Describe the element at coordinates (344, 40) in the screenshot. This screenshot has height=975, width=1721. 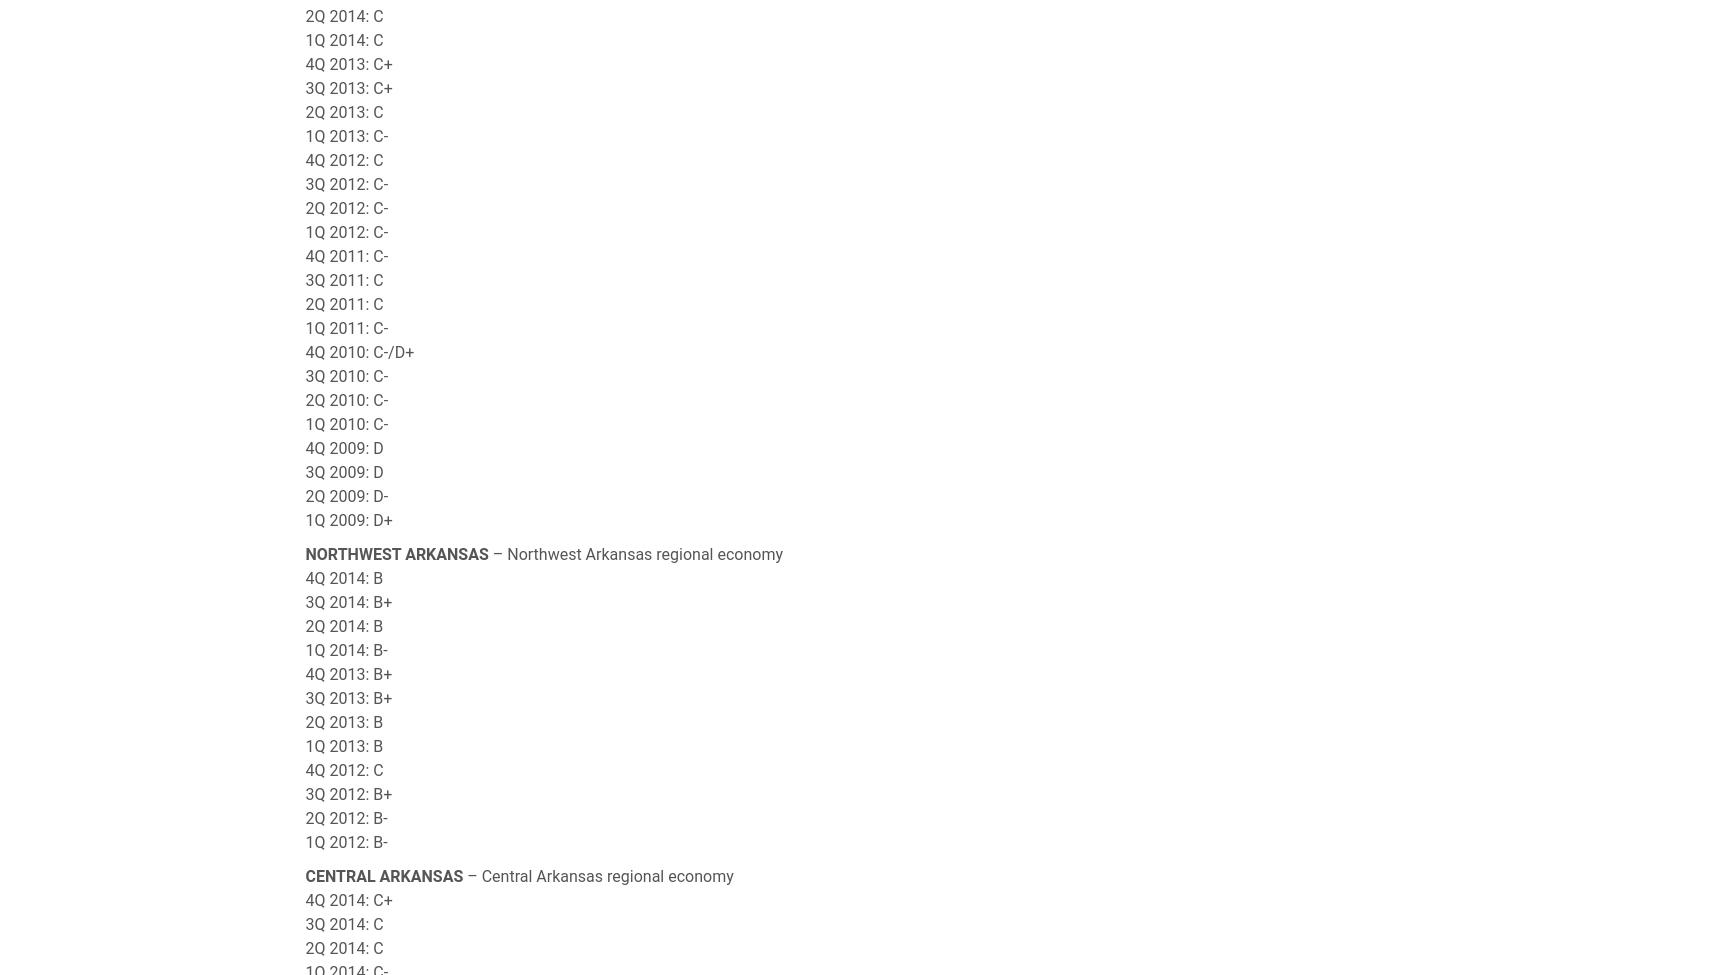
I see `'1Q 2014: C'` at that location.